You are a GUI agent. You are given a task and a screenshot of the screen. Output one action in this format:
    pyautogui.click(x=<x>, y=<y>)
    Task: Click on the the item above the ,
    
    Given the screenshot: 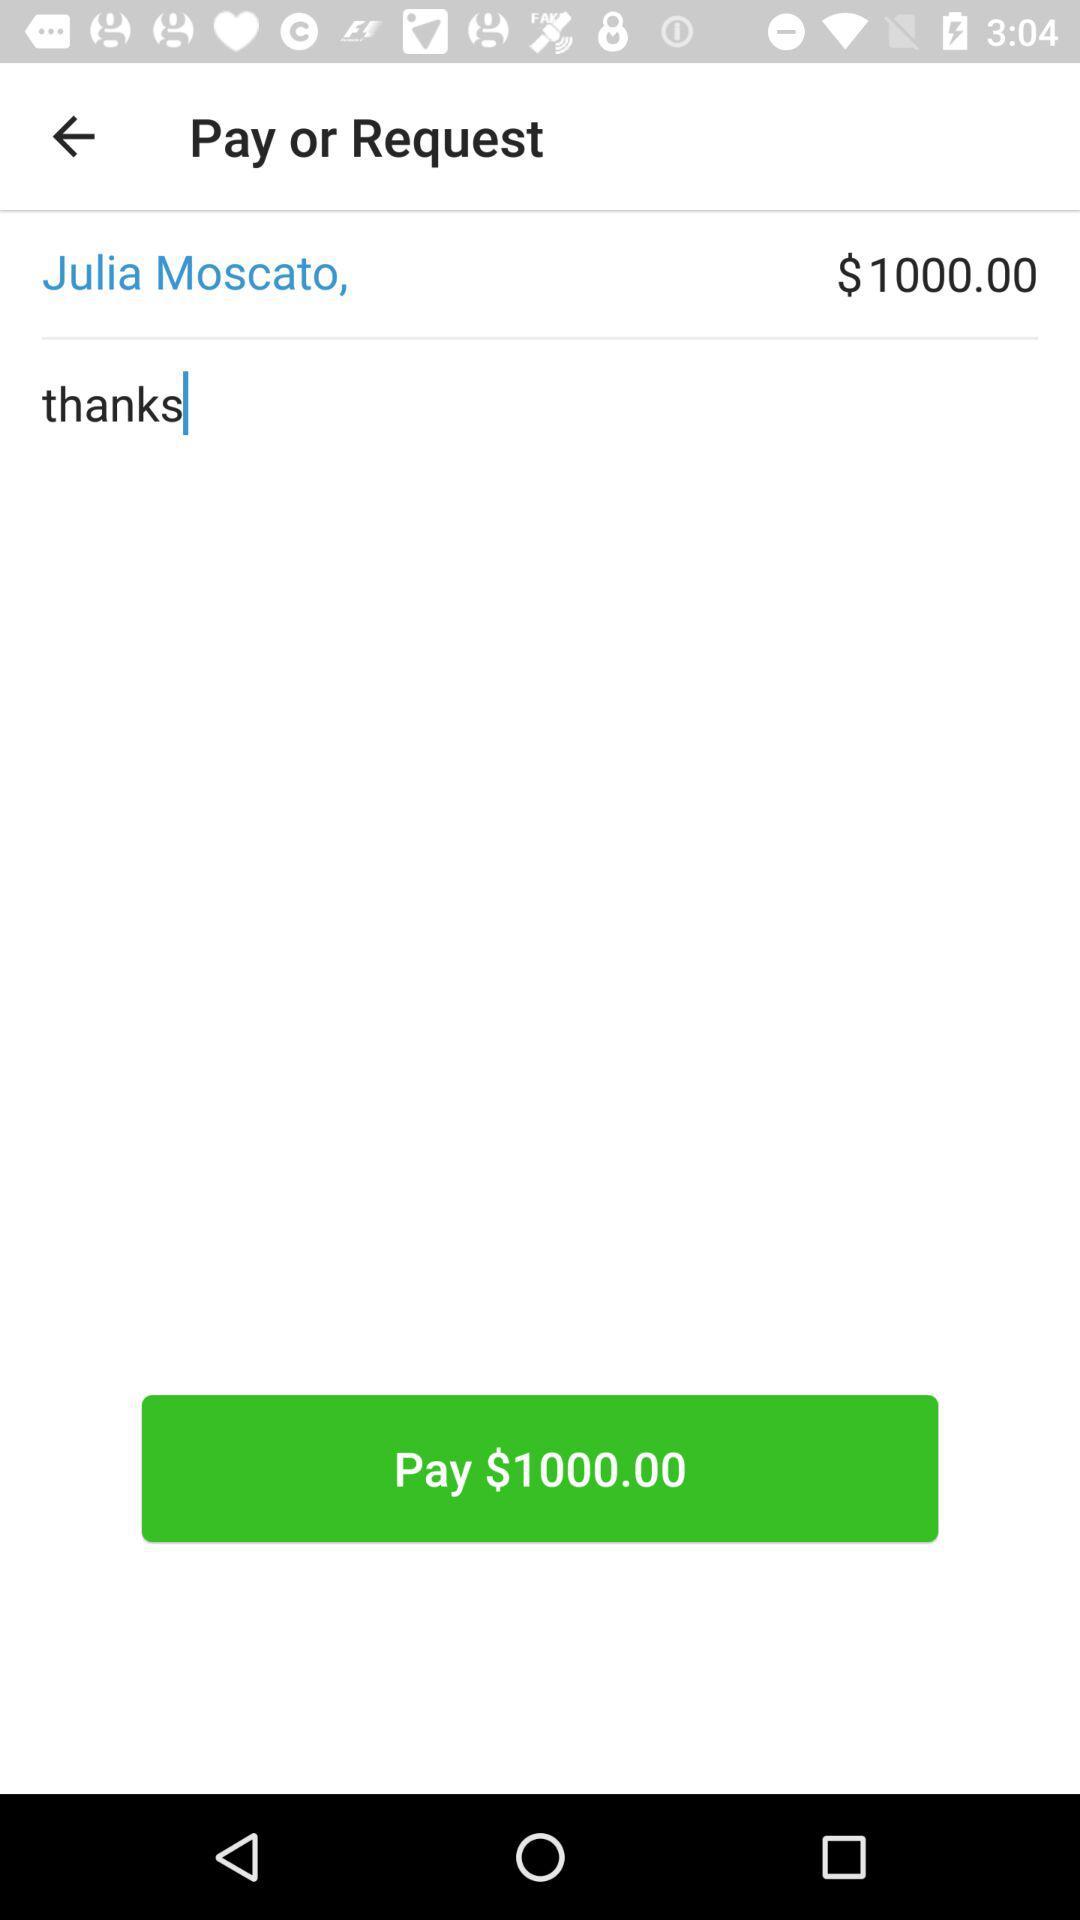 What is the action you would take?
    pyautogui.click(x=72, y=135)
    